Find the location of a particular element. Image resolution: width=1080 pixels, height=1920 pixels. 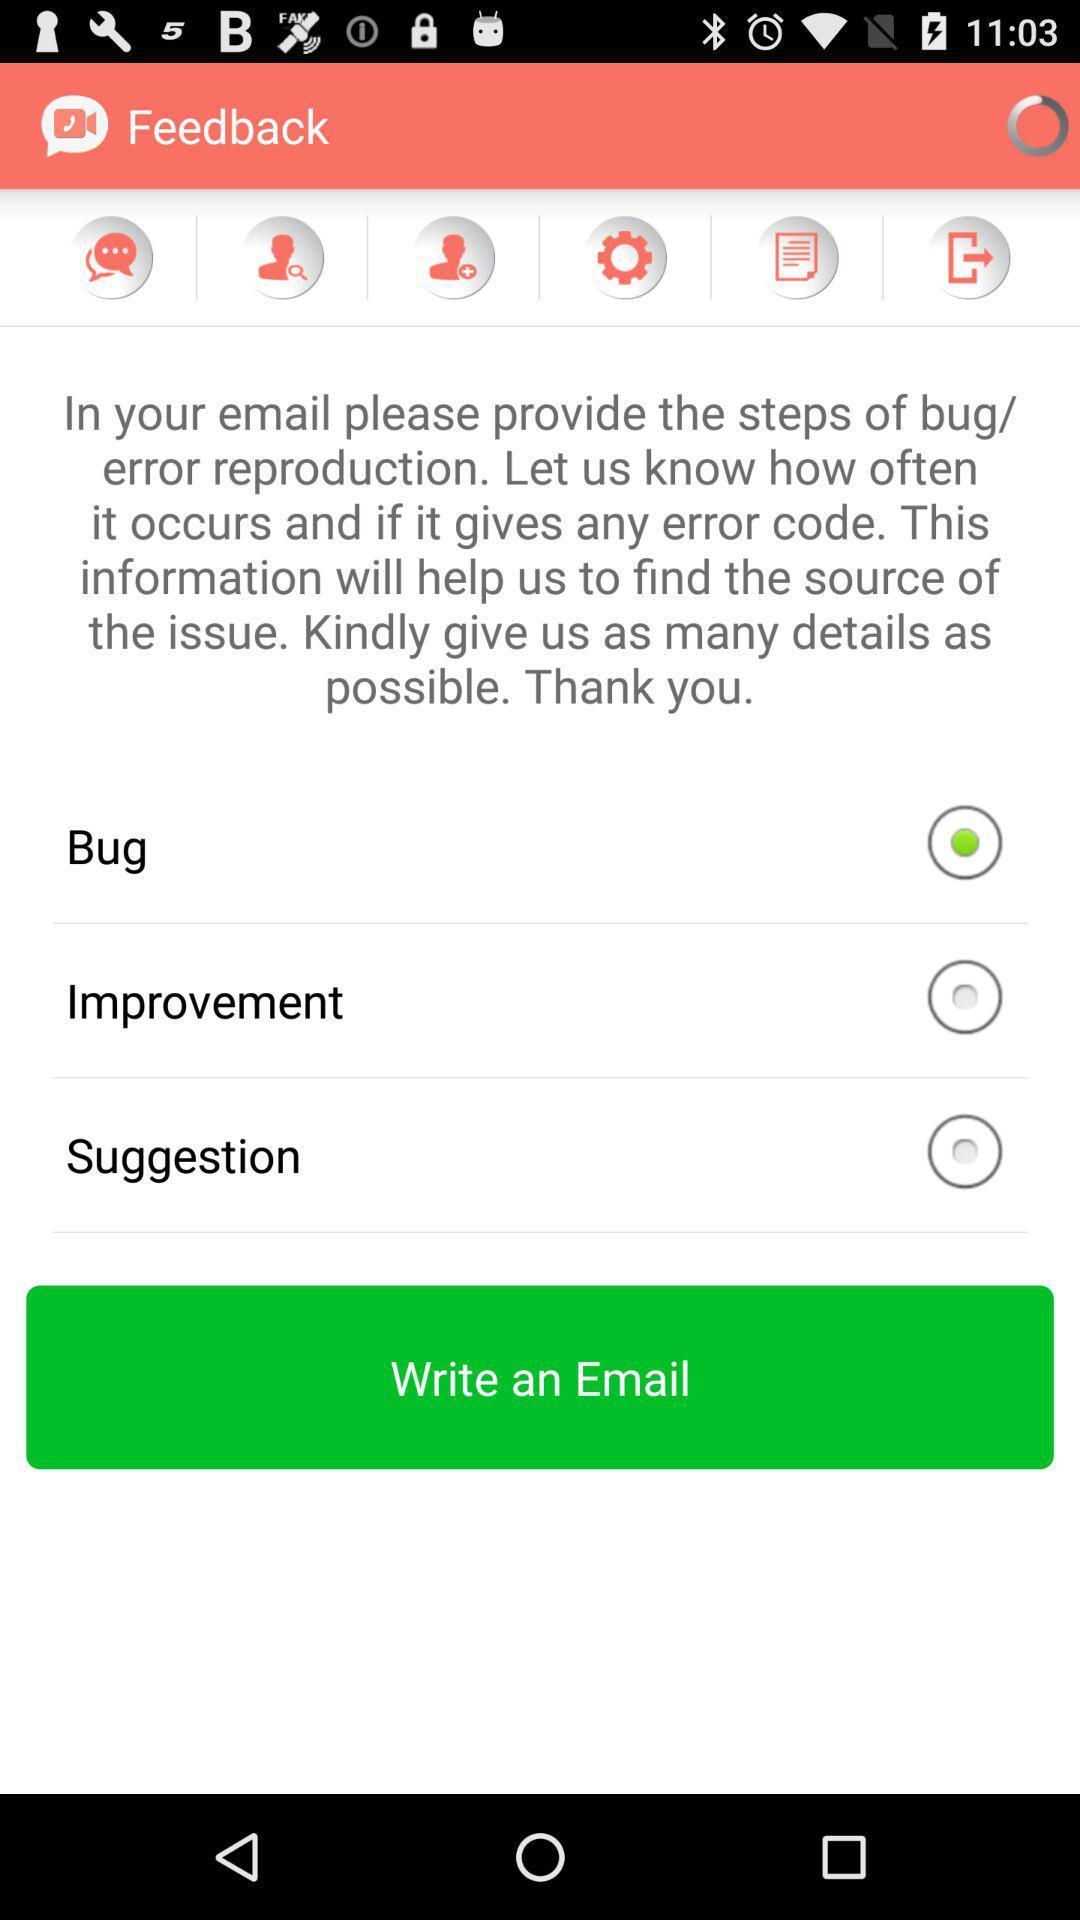

messaging is located at coordinates (111, 256).